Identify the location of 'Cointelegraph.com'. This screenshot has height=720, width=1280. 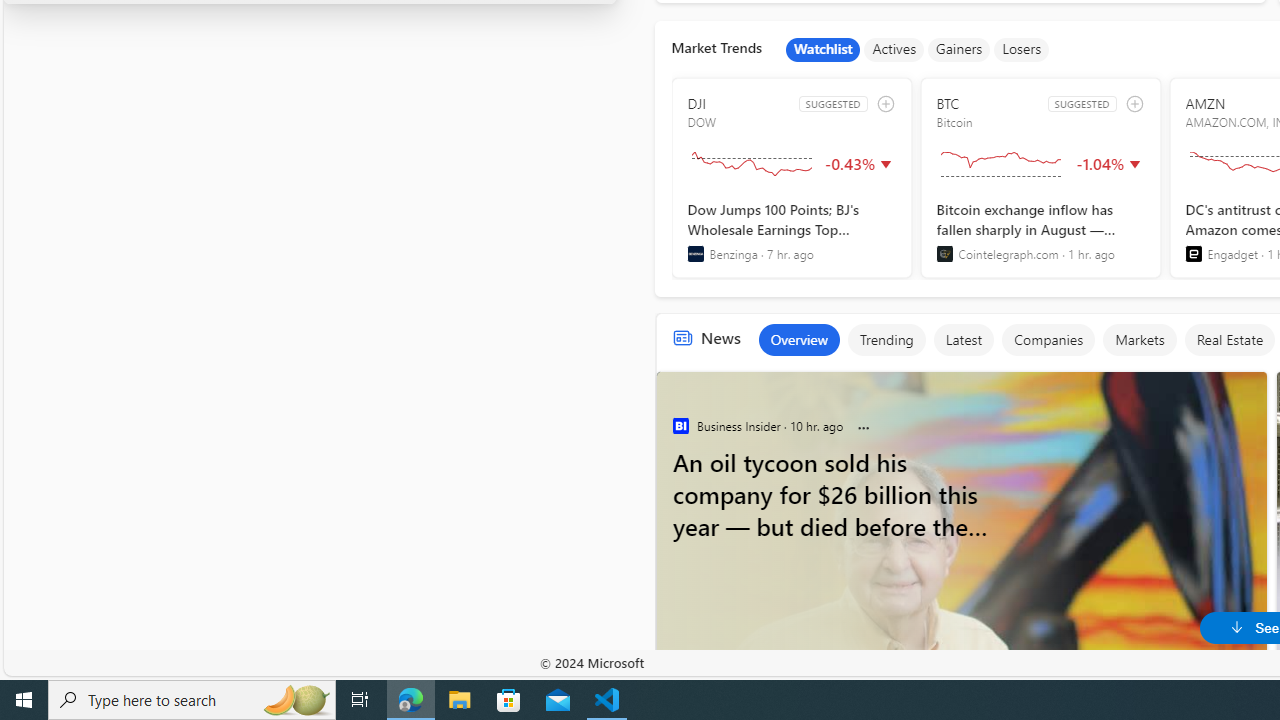
(943, 253).